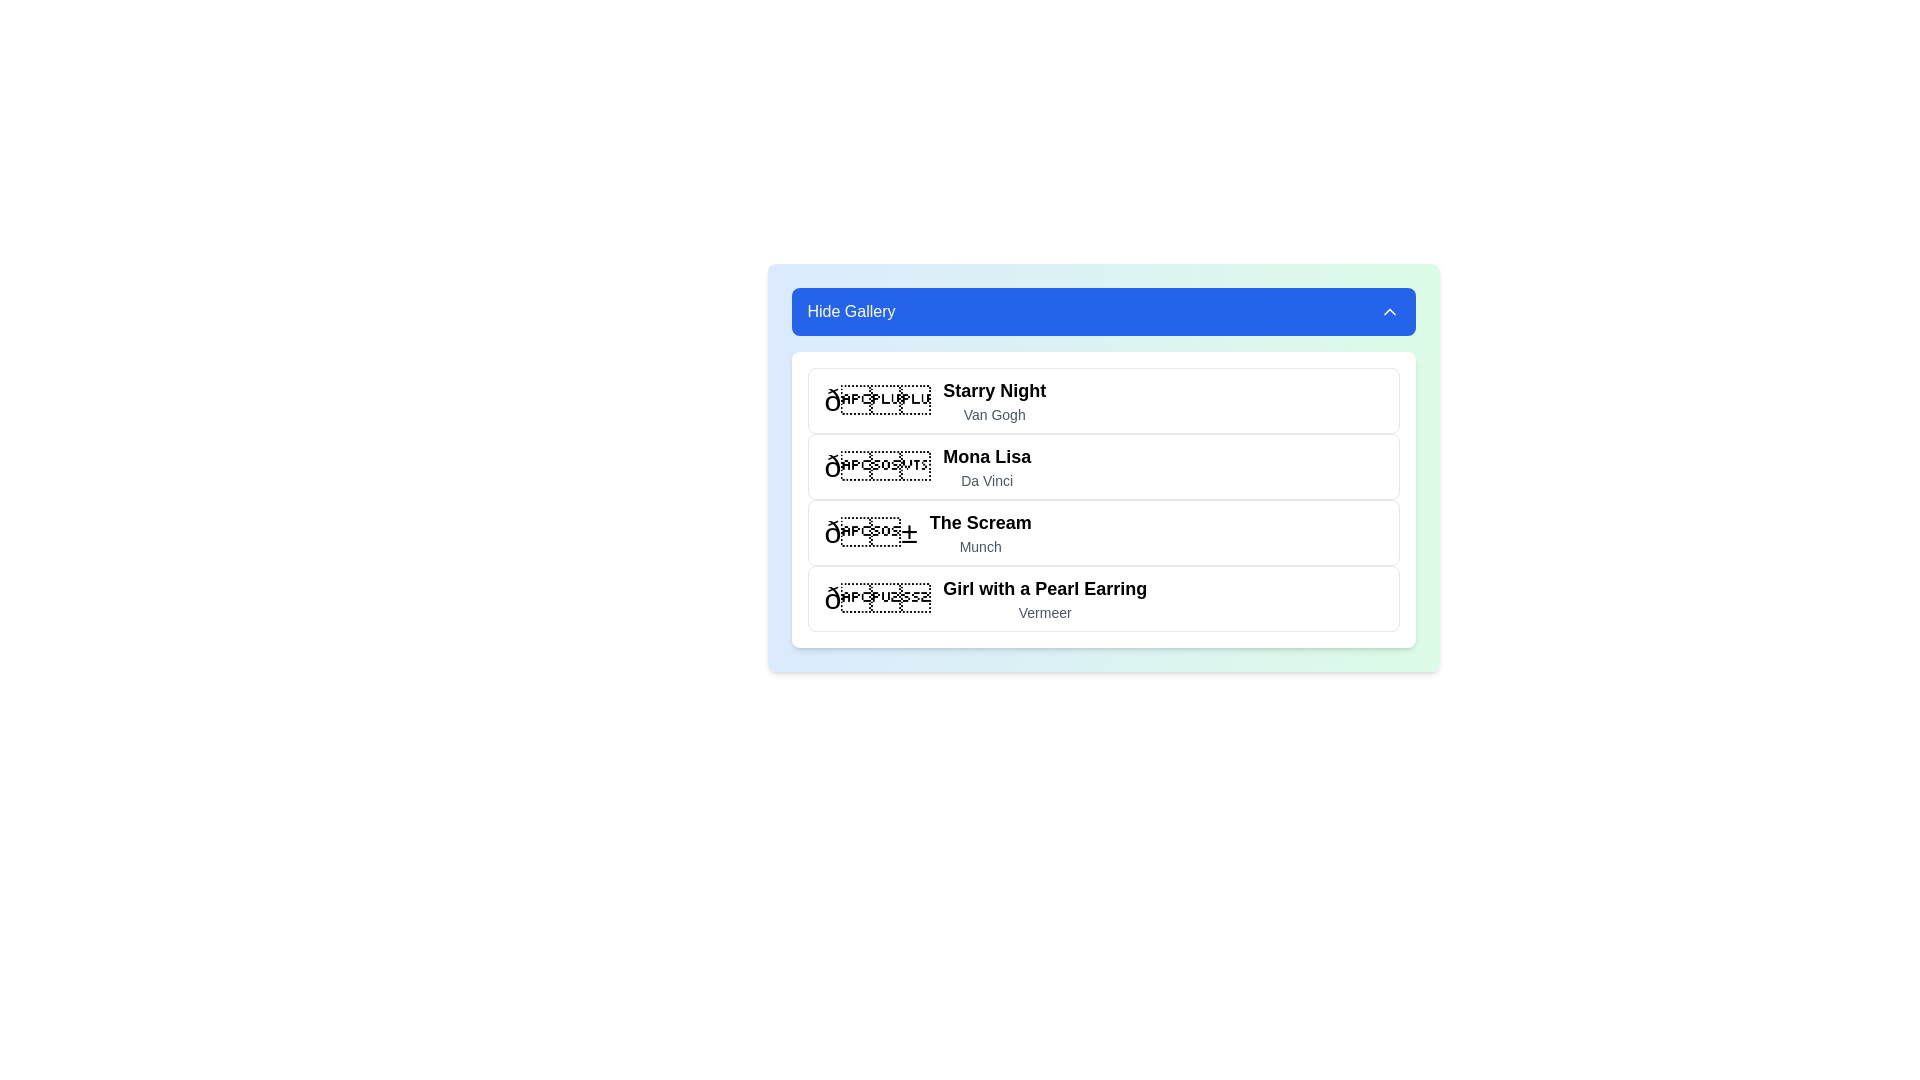 Image resolution: width=1920 pixels, height=1080 pixels. Describe the element at coordinates (1102, 401) in the screenshot. I see `to select the artwork titled 'Starry Night' by Van Gogh, which is the first item in the vertical list of artworks` at that location.